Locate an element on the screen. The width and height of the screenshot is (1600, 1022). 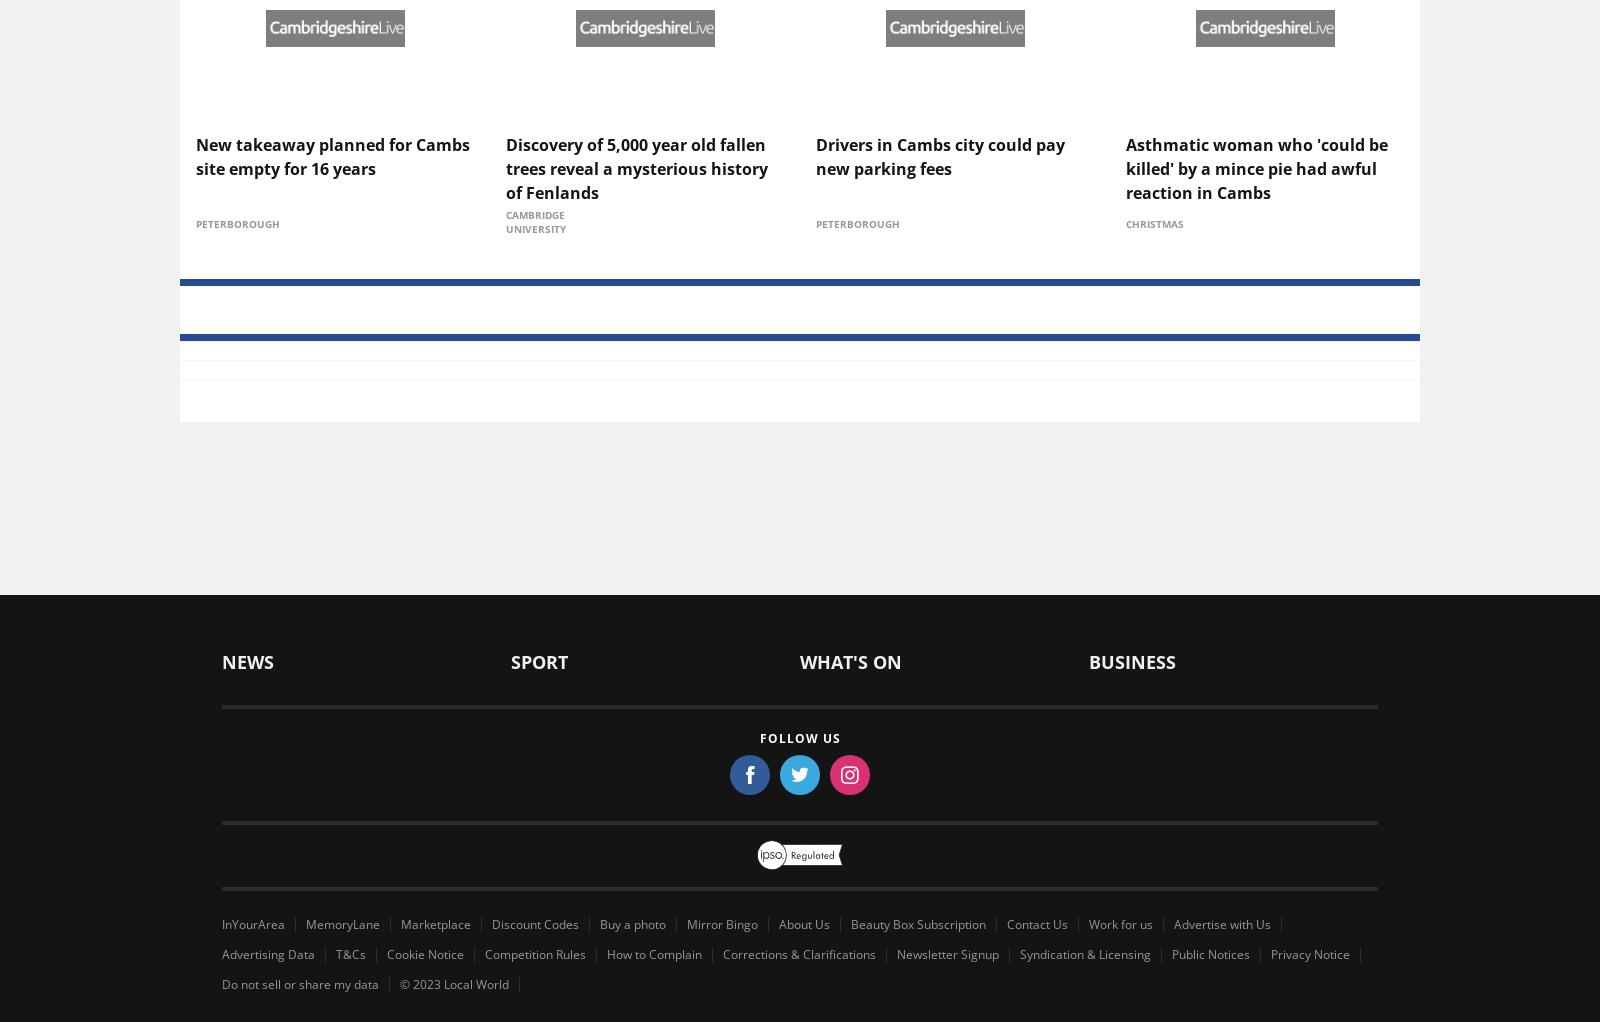
'News' is located at coordinates (245, 98).